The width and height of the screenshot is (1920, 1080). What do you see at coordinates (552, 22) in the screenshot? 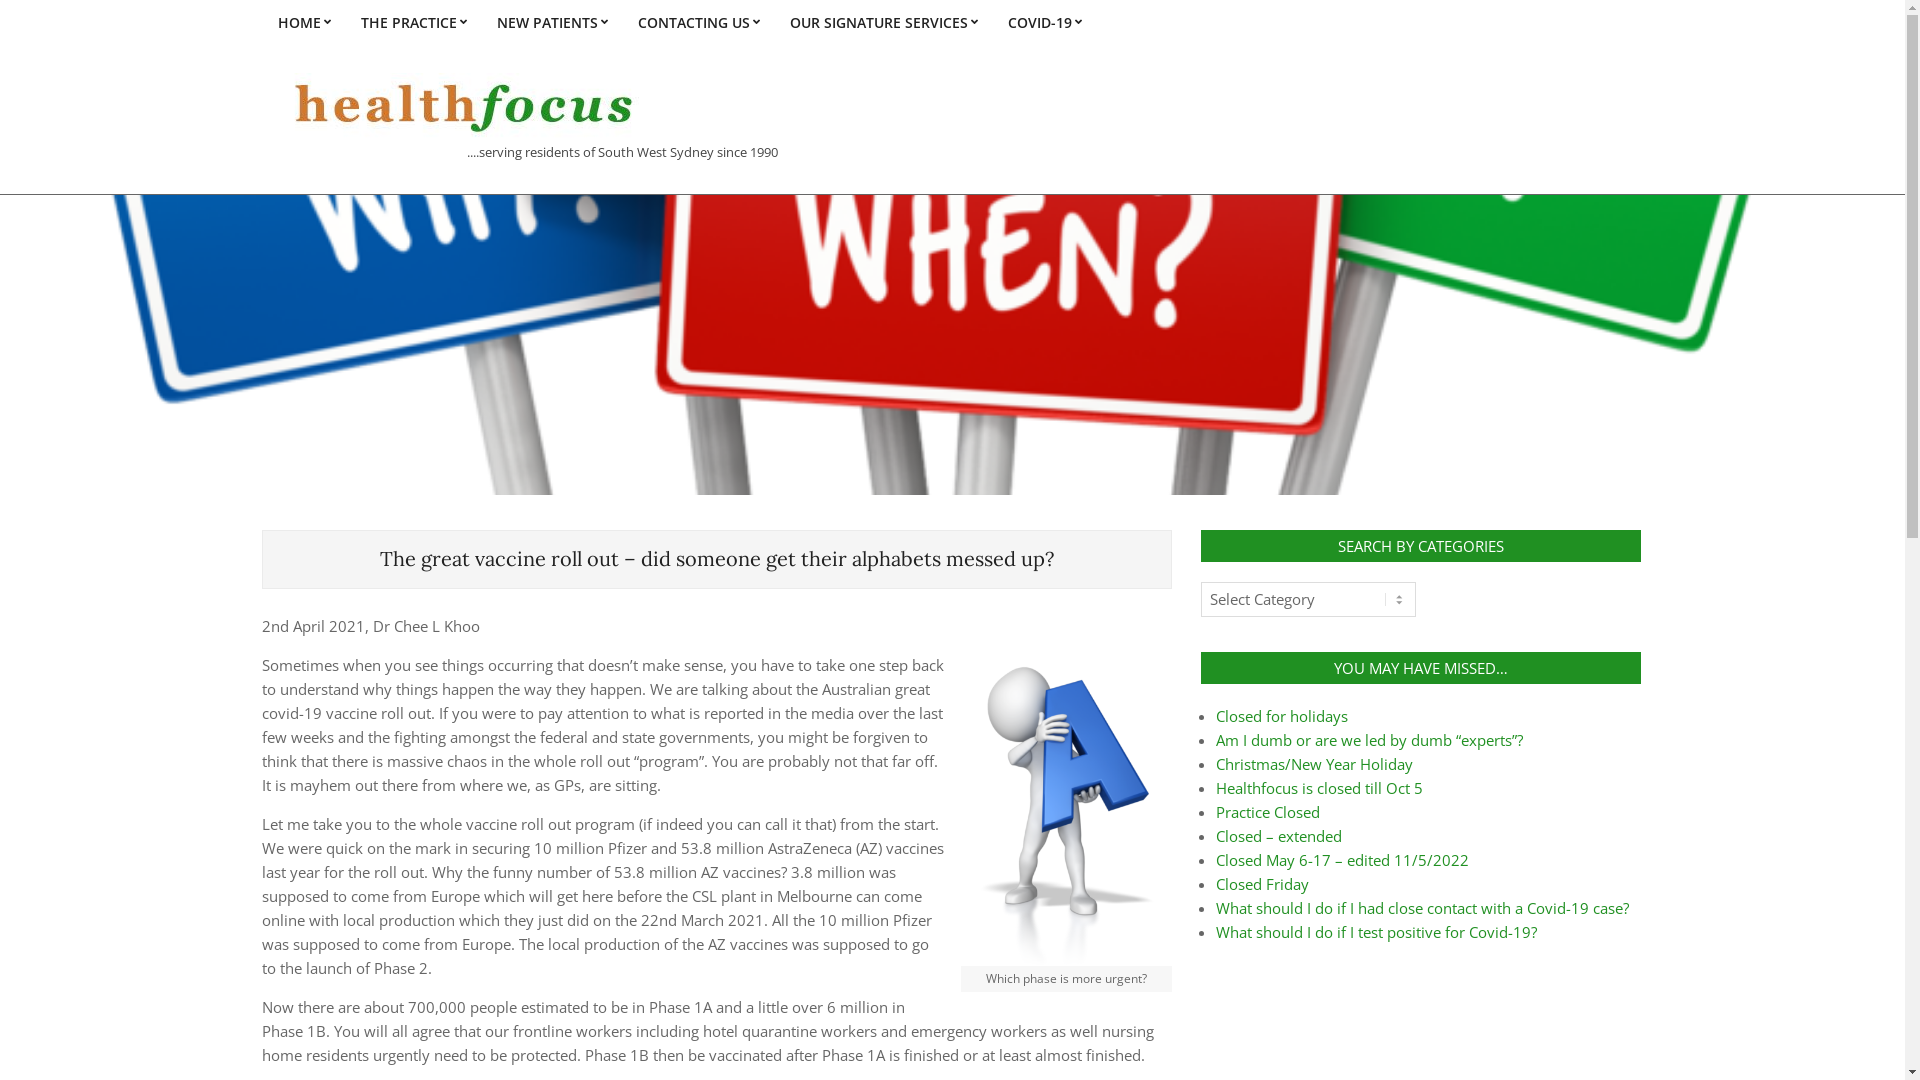
I see `'NEW PATIENTS'` at bounding box center [552, 22].